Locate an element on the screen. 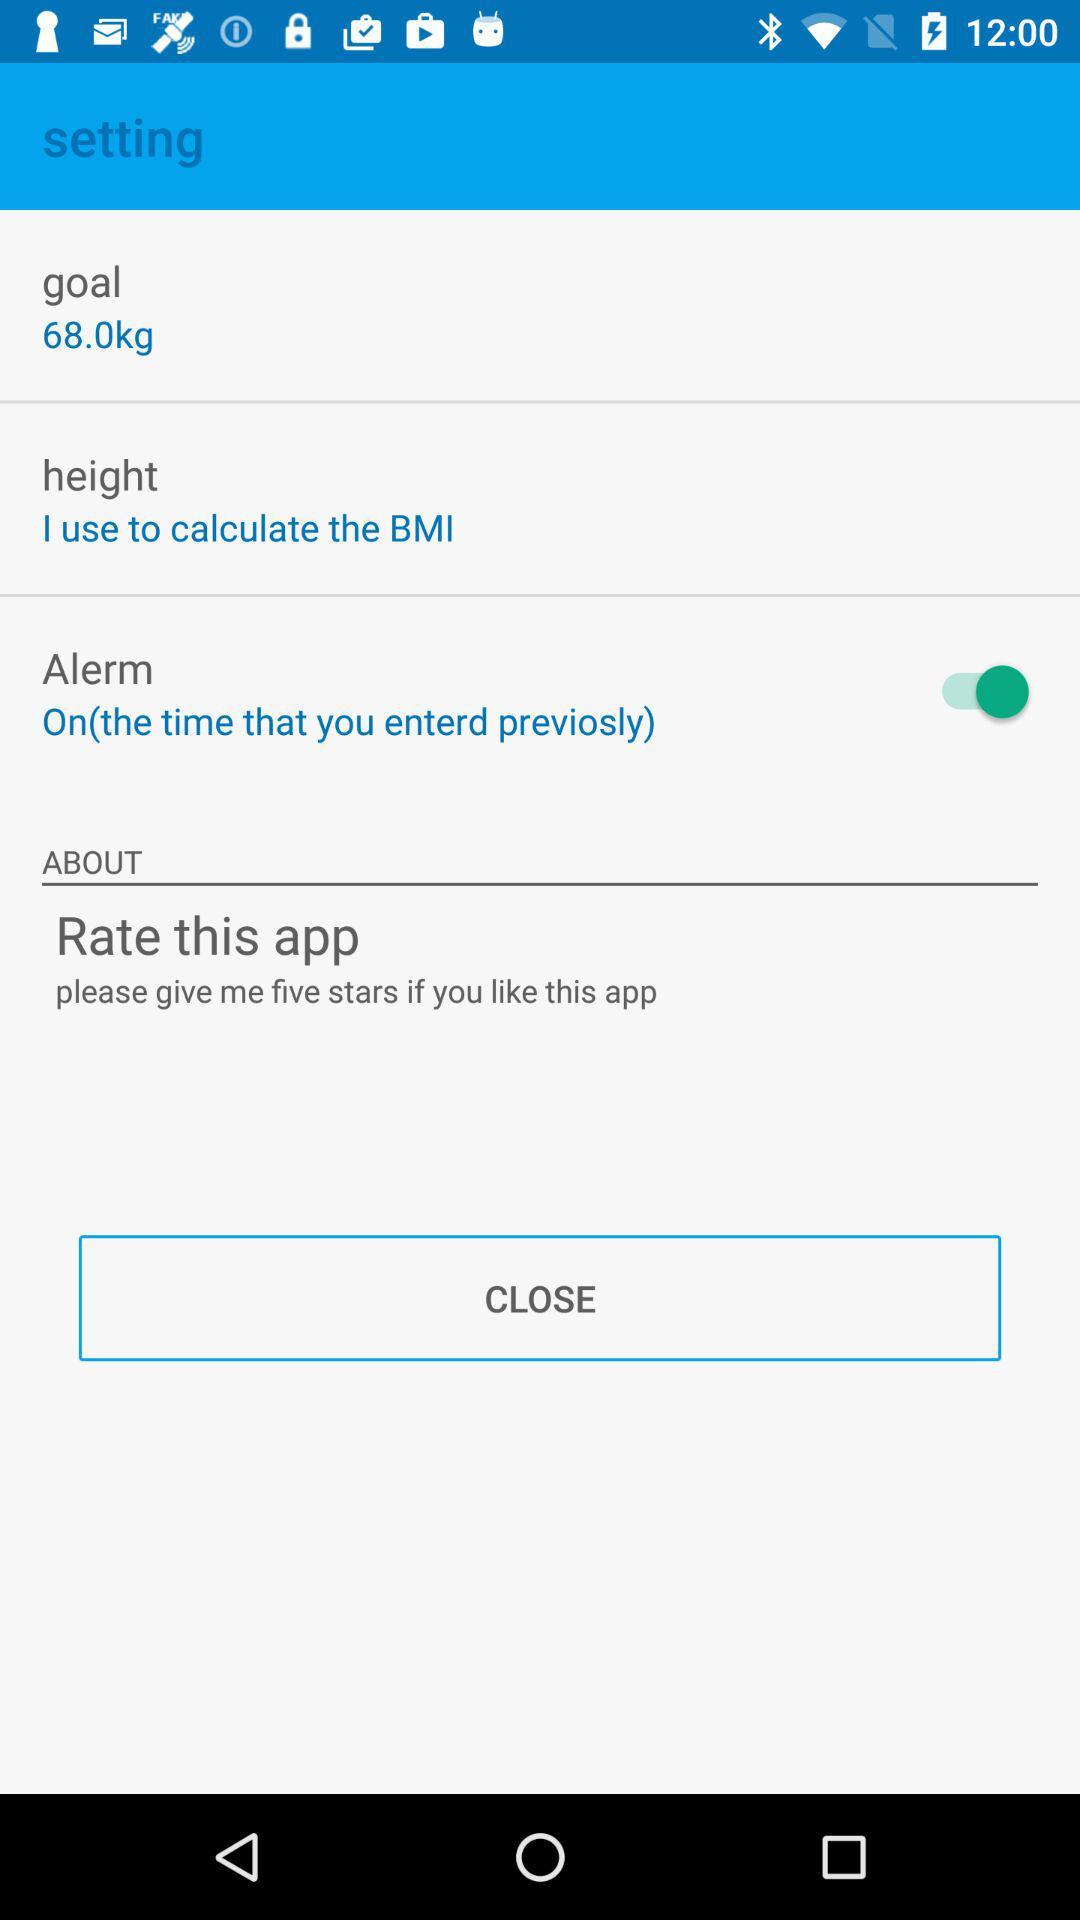 The image size is (1080, 1920). two text lines below about is located at coordinates (540, 954).